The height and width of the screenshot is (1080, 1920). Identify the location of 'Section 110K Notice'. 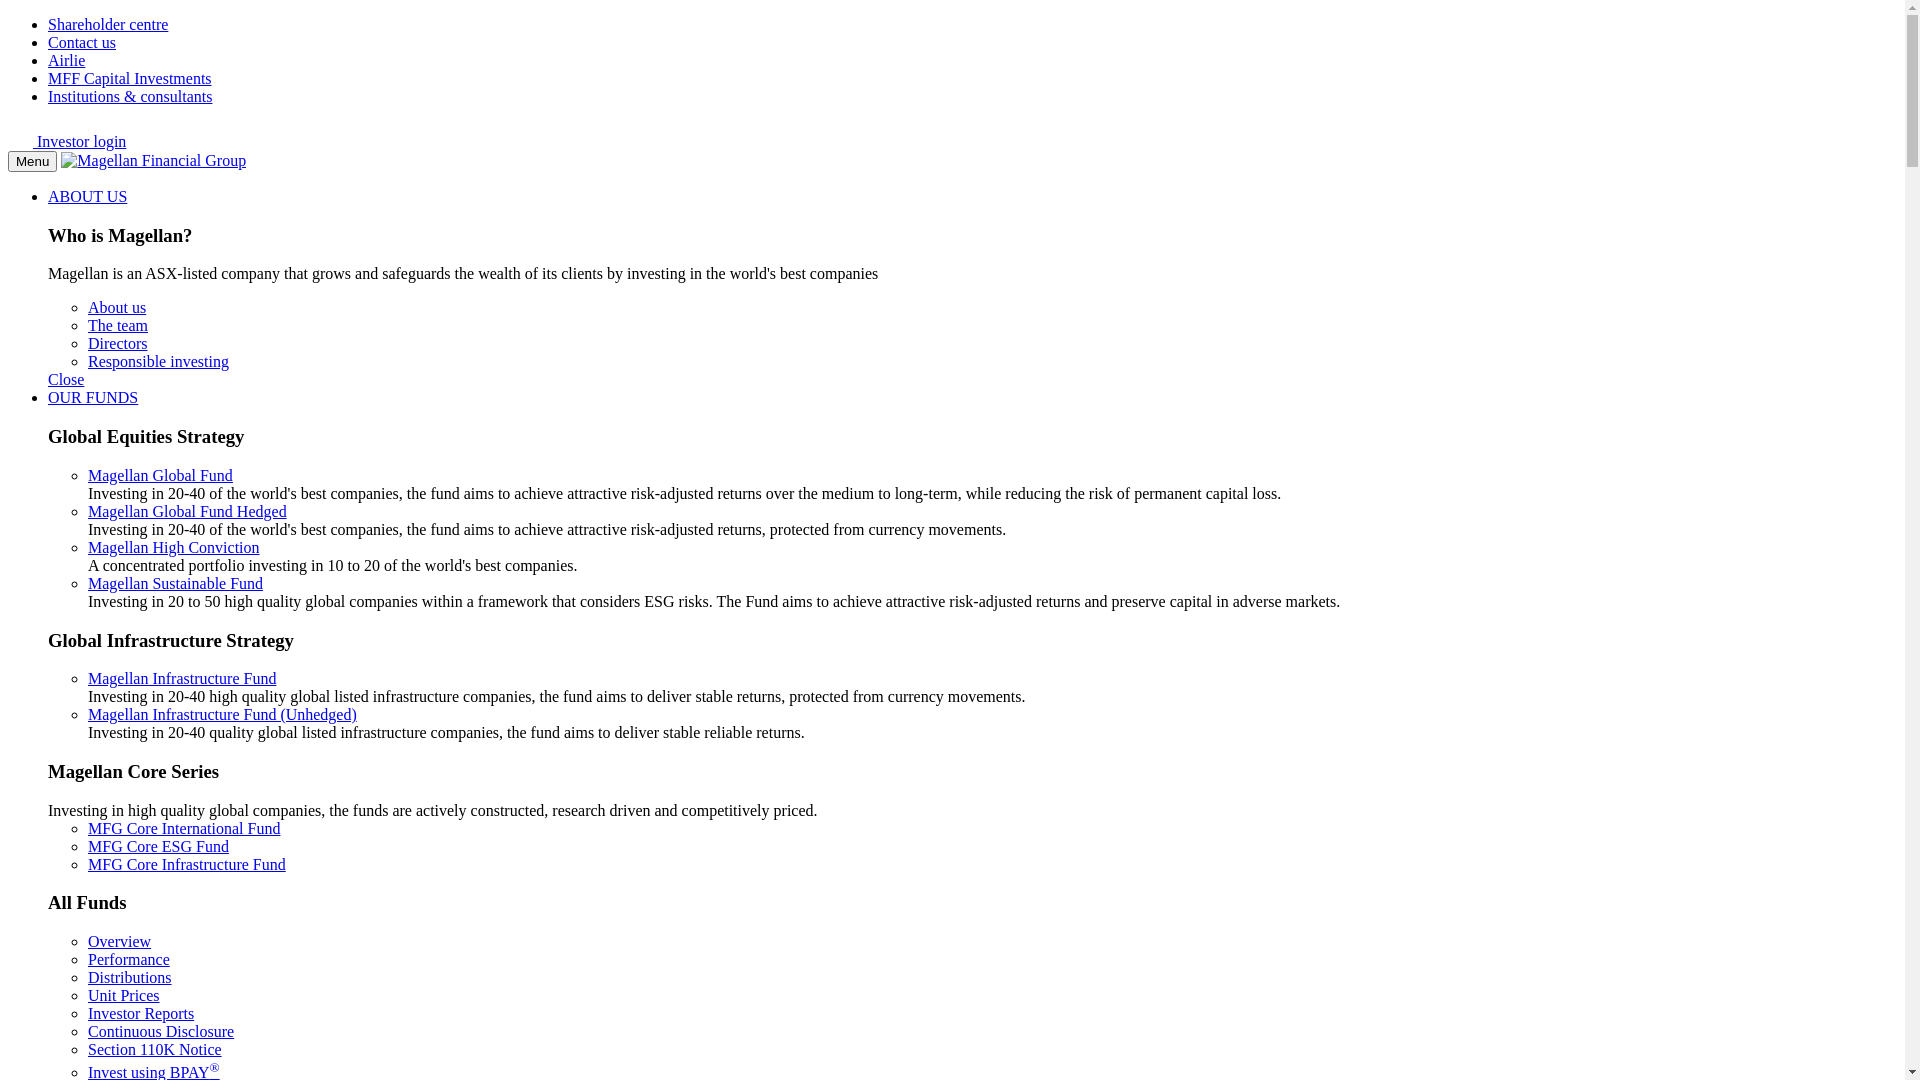
(153, 1048).